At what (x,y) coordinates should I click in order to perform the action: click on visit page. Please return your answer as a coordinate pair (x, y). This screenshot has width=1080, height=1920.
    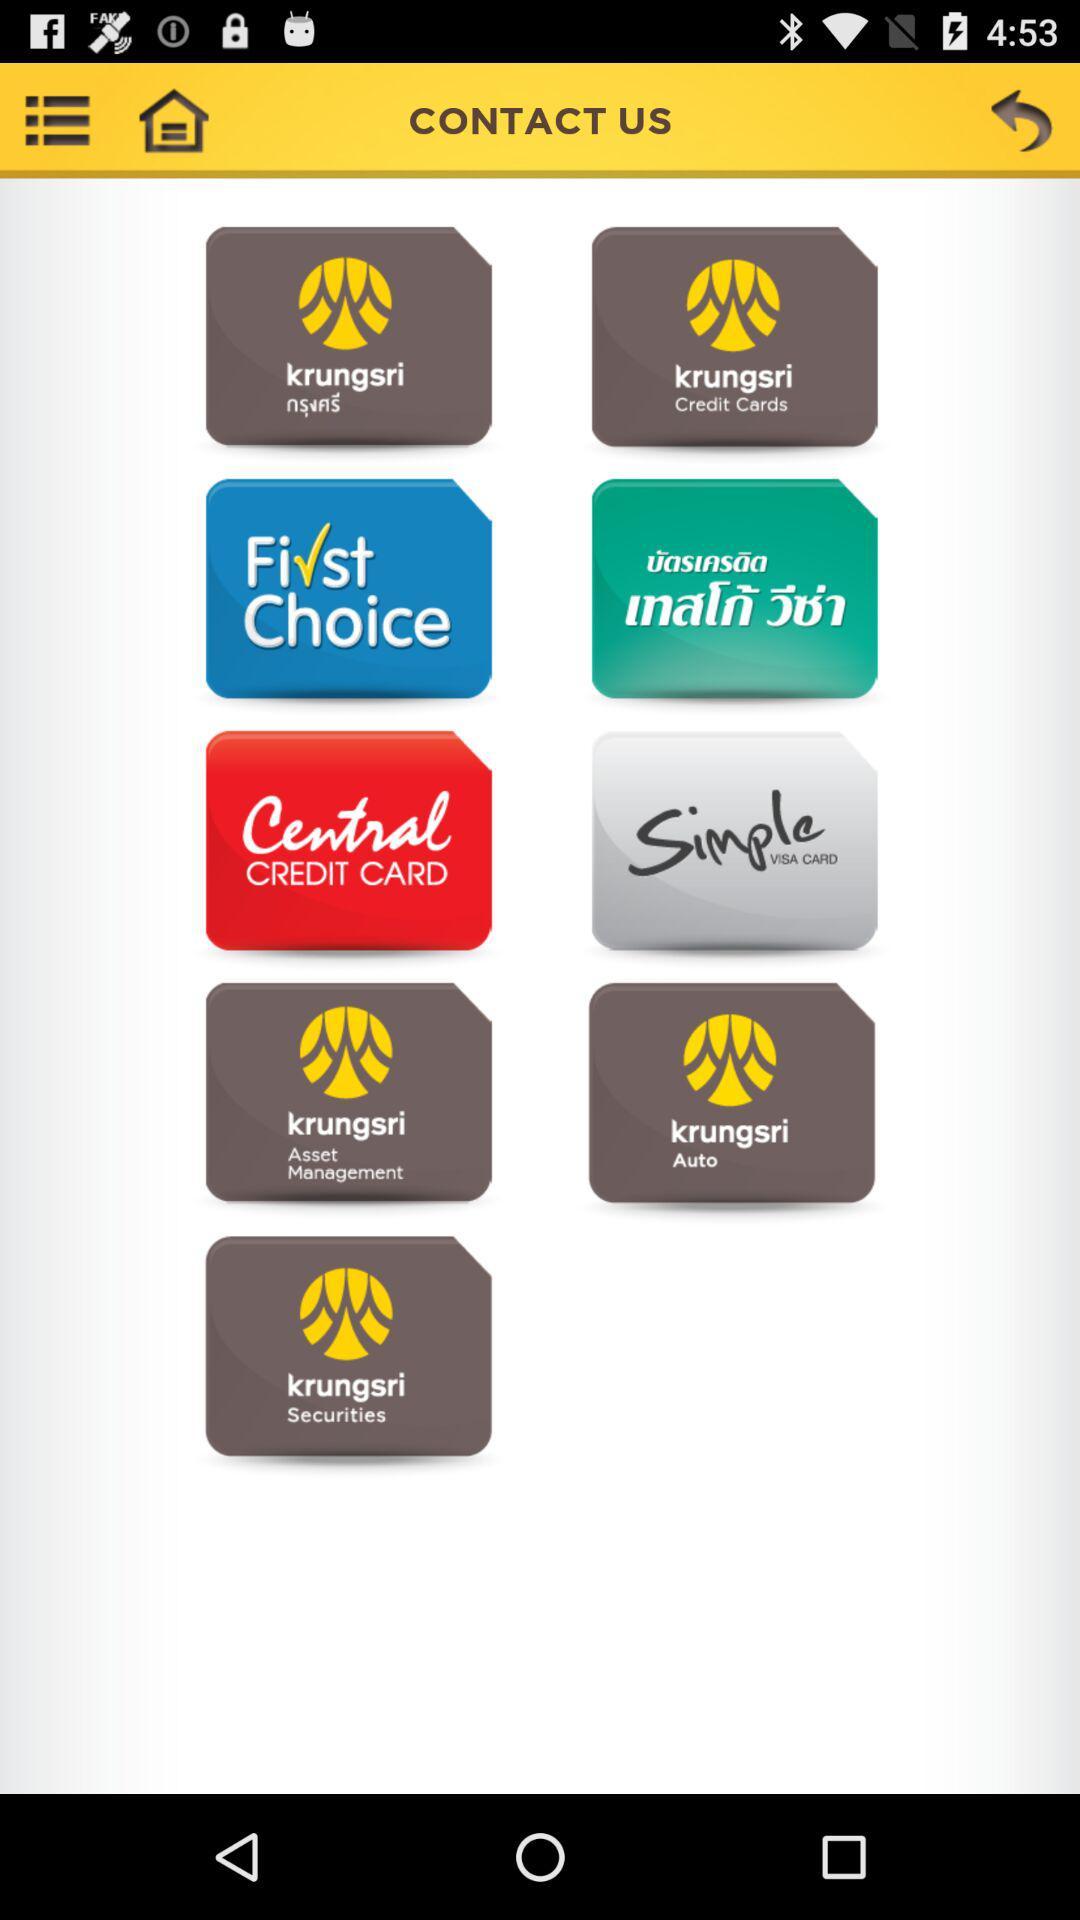
    Looking at the image, I should click on (347, 1354).